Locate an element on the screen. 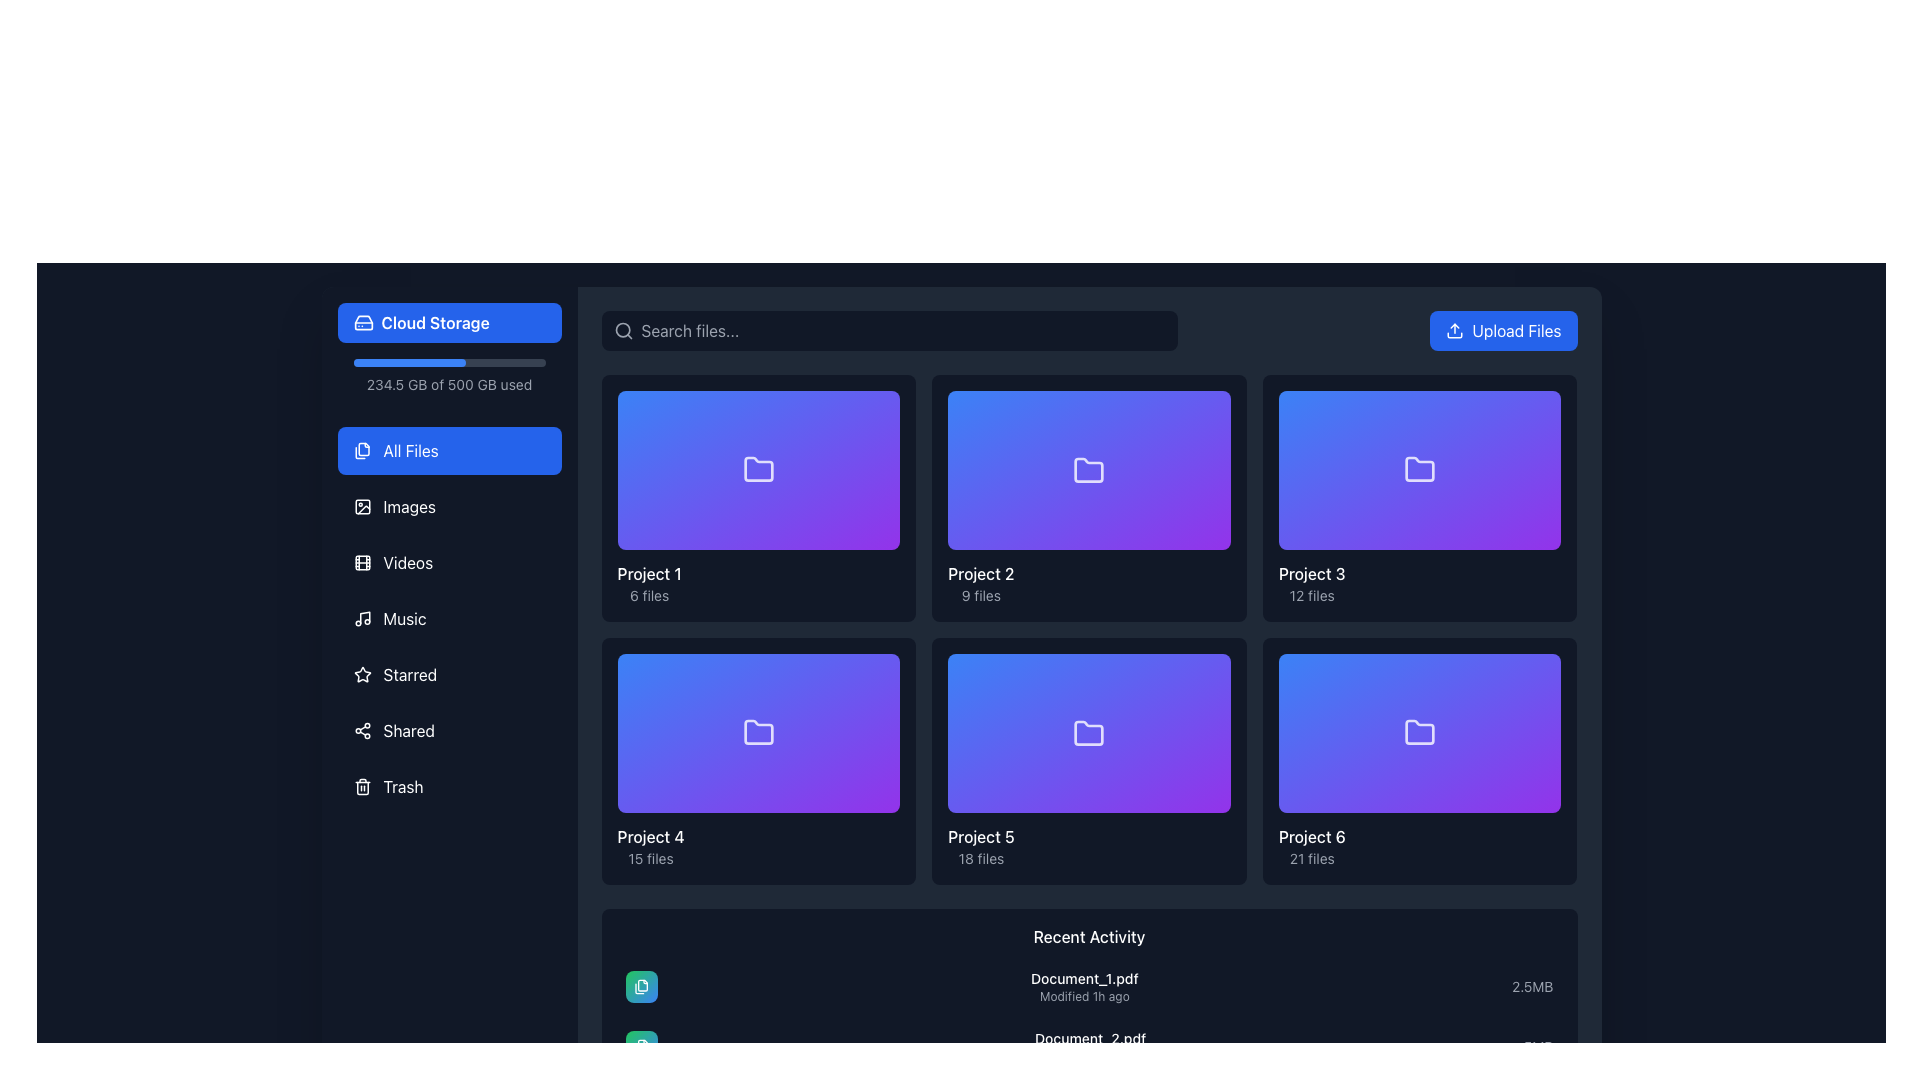 This screenshot has height=1080, width=1920. the button in the top-right corner of the project card labeled 'Project 2' is located at coordinates (1209, 410).